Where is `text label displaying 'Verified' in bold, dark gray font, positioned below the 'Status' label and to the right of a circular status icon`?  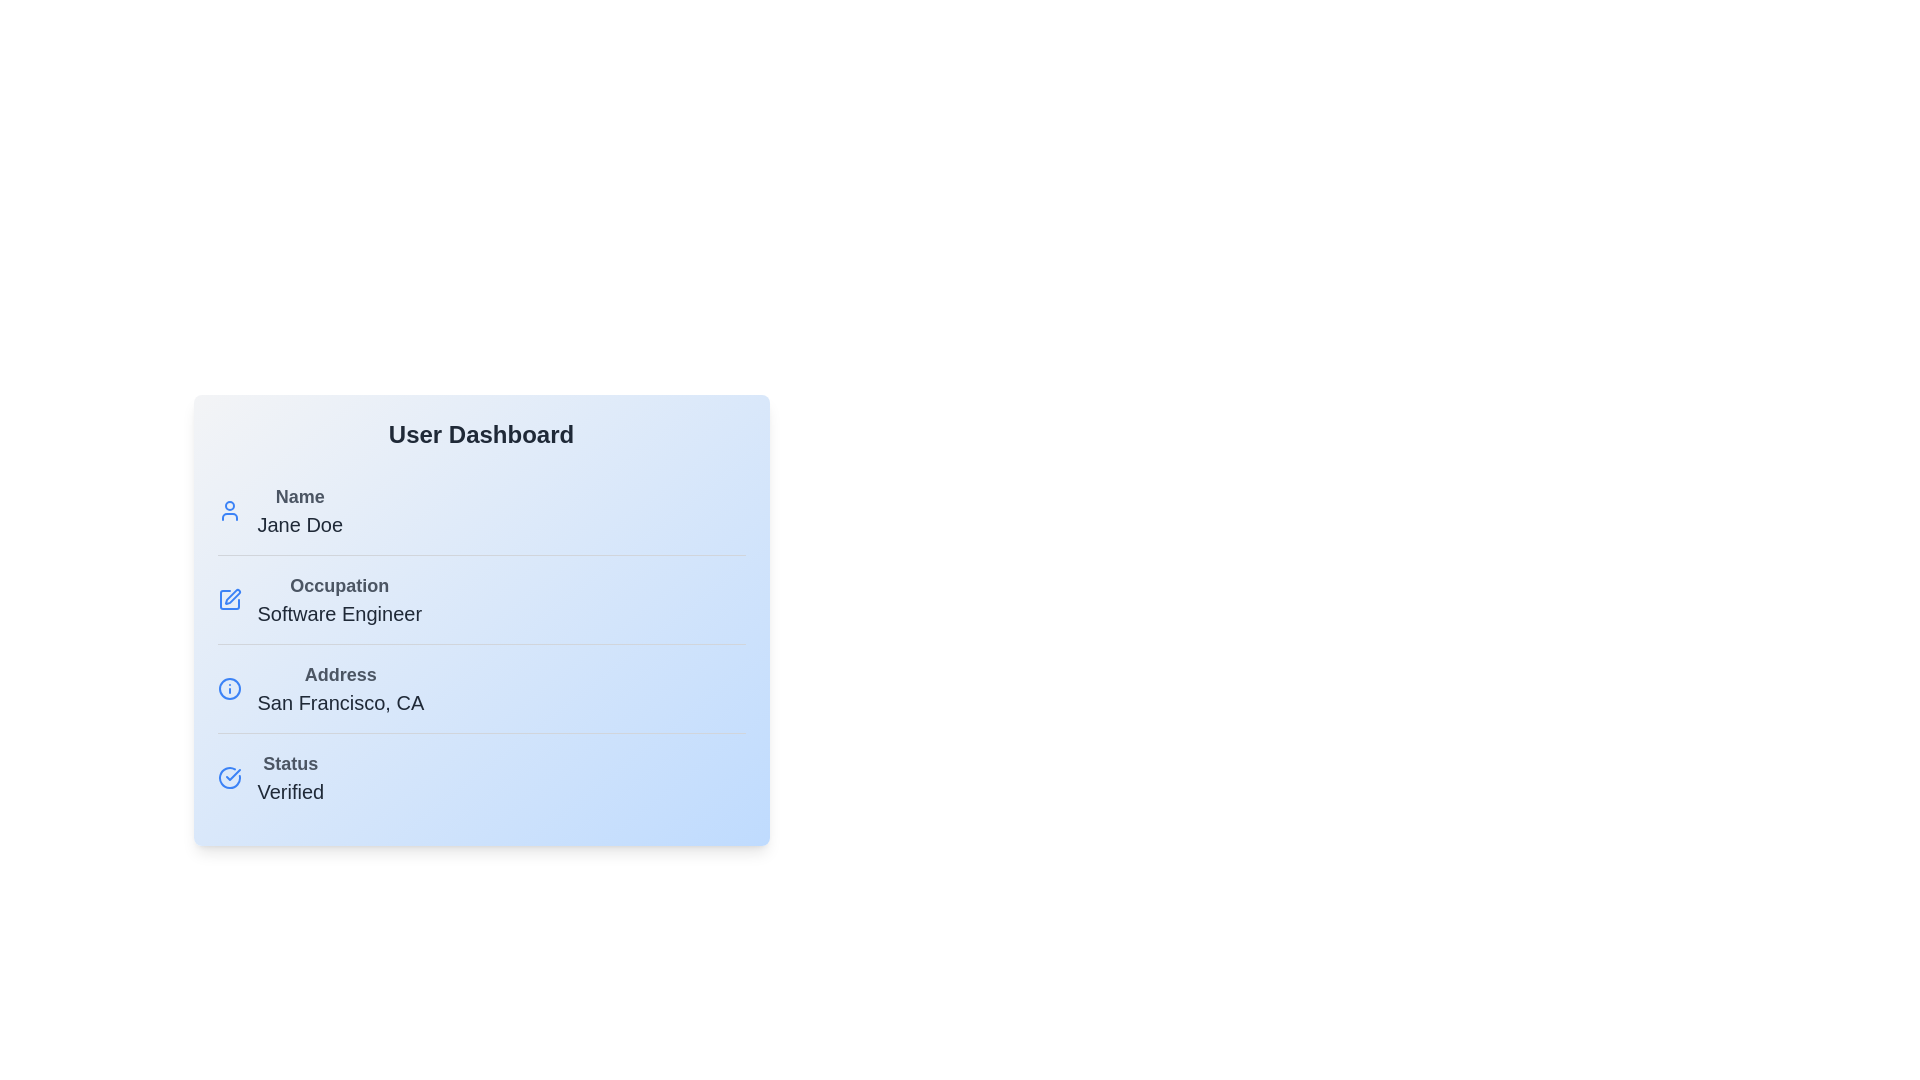 text label displaying 'Verified' in bold, dark gray font, positioned below the 'Status' label and to the right of a circular status icon is located at coordinates (289, 790).